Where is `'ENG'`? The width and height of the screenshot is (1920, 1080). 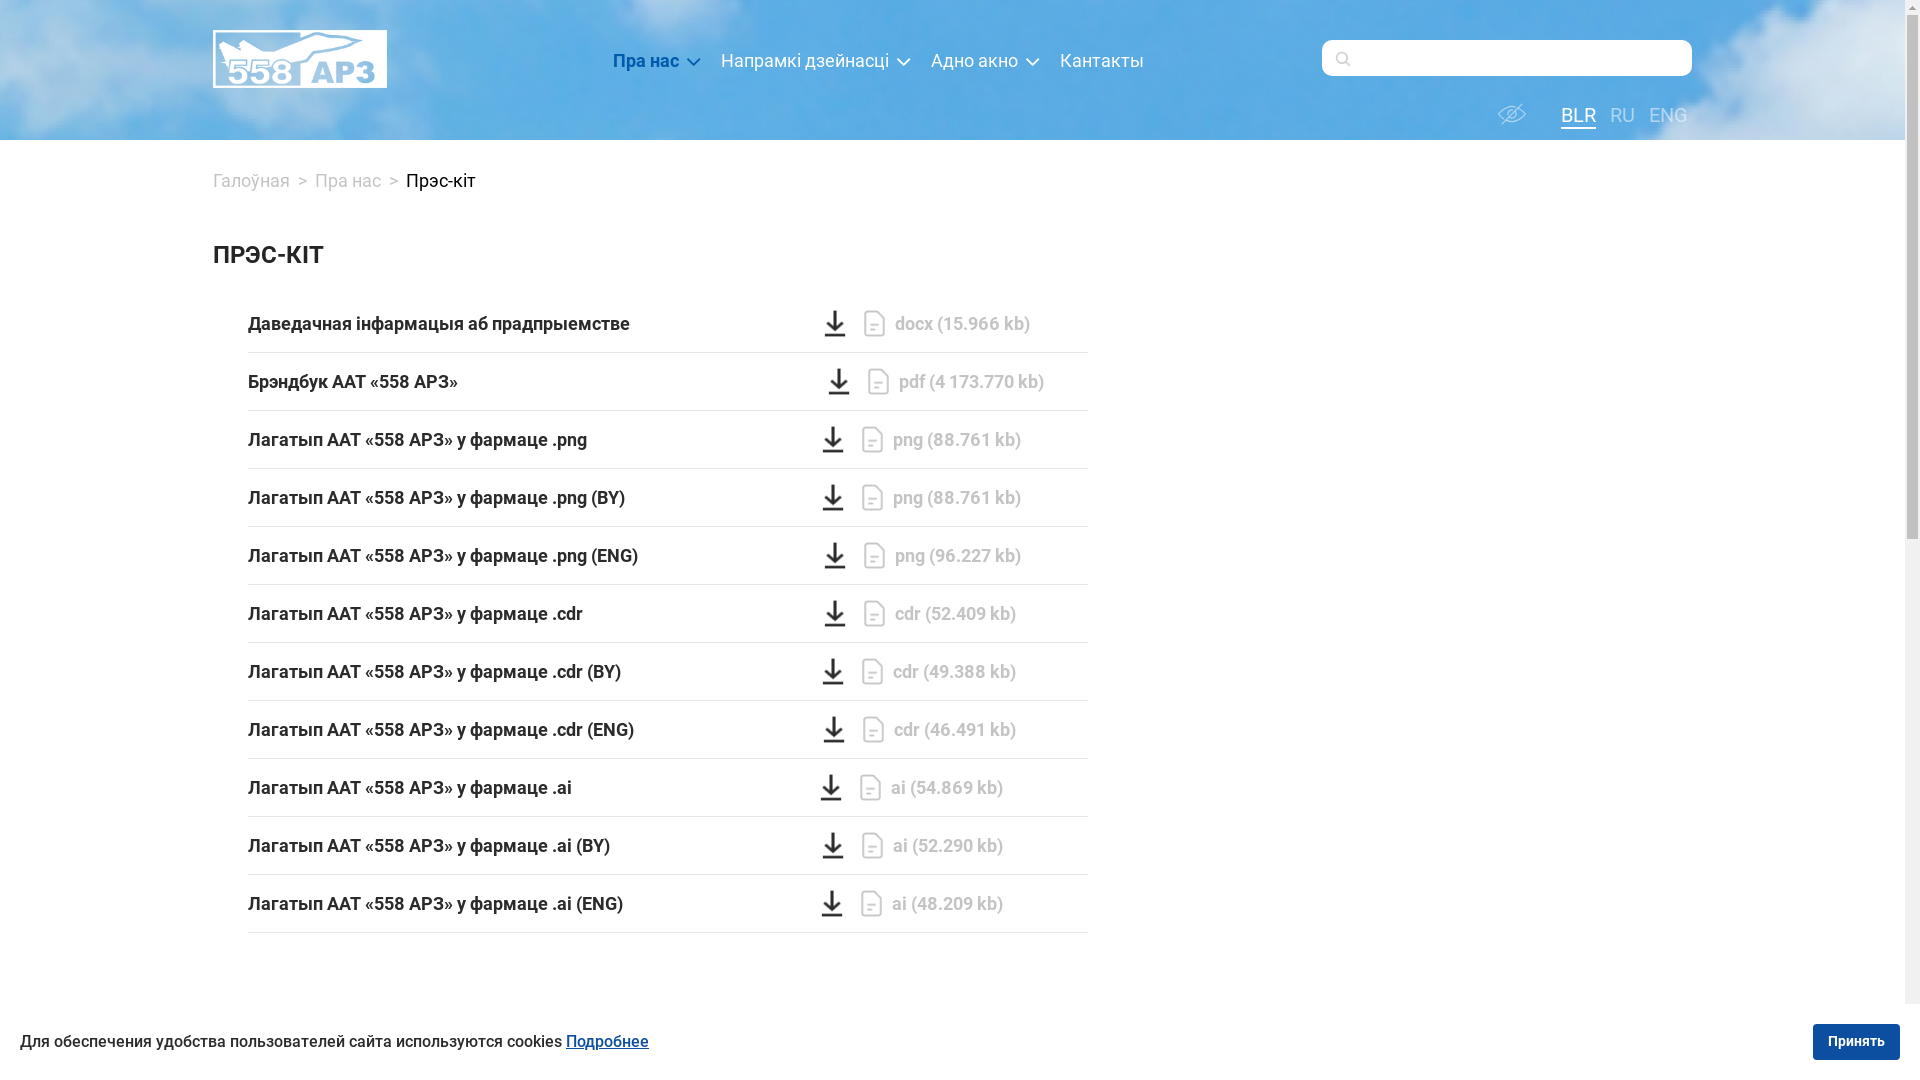 'ENG' is located at coordinates (1665, 115).